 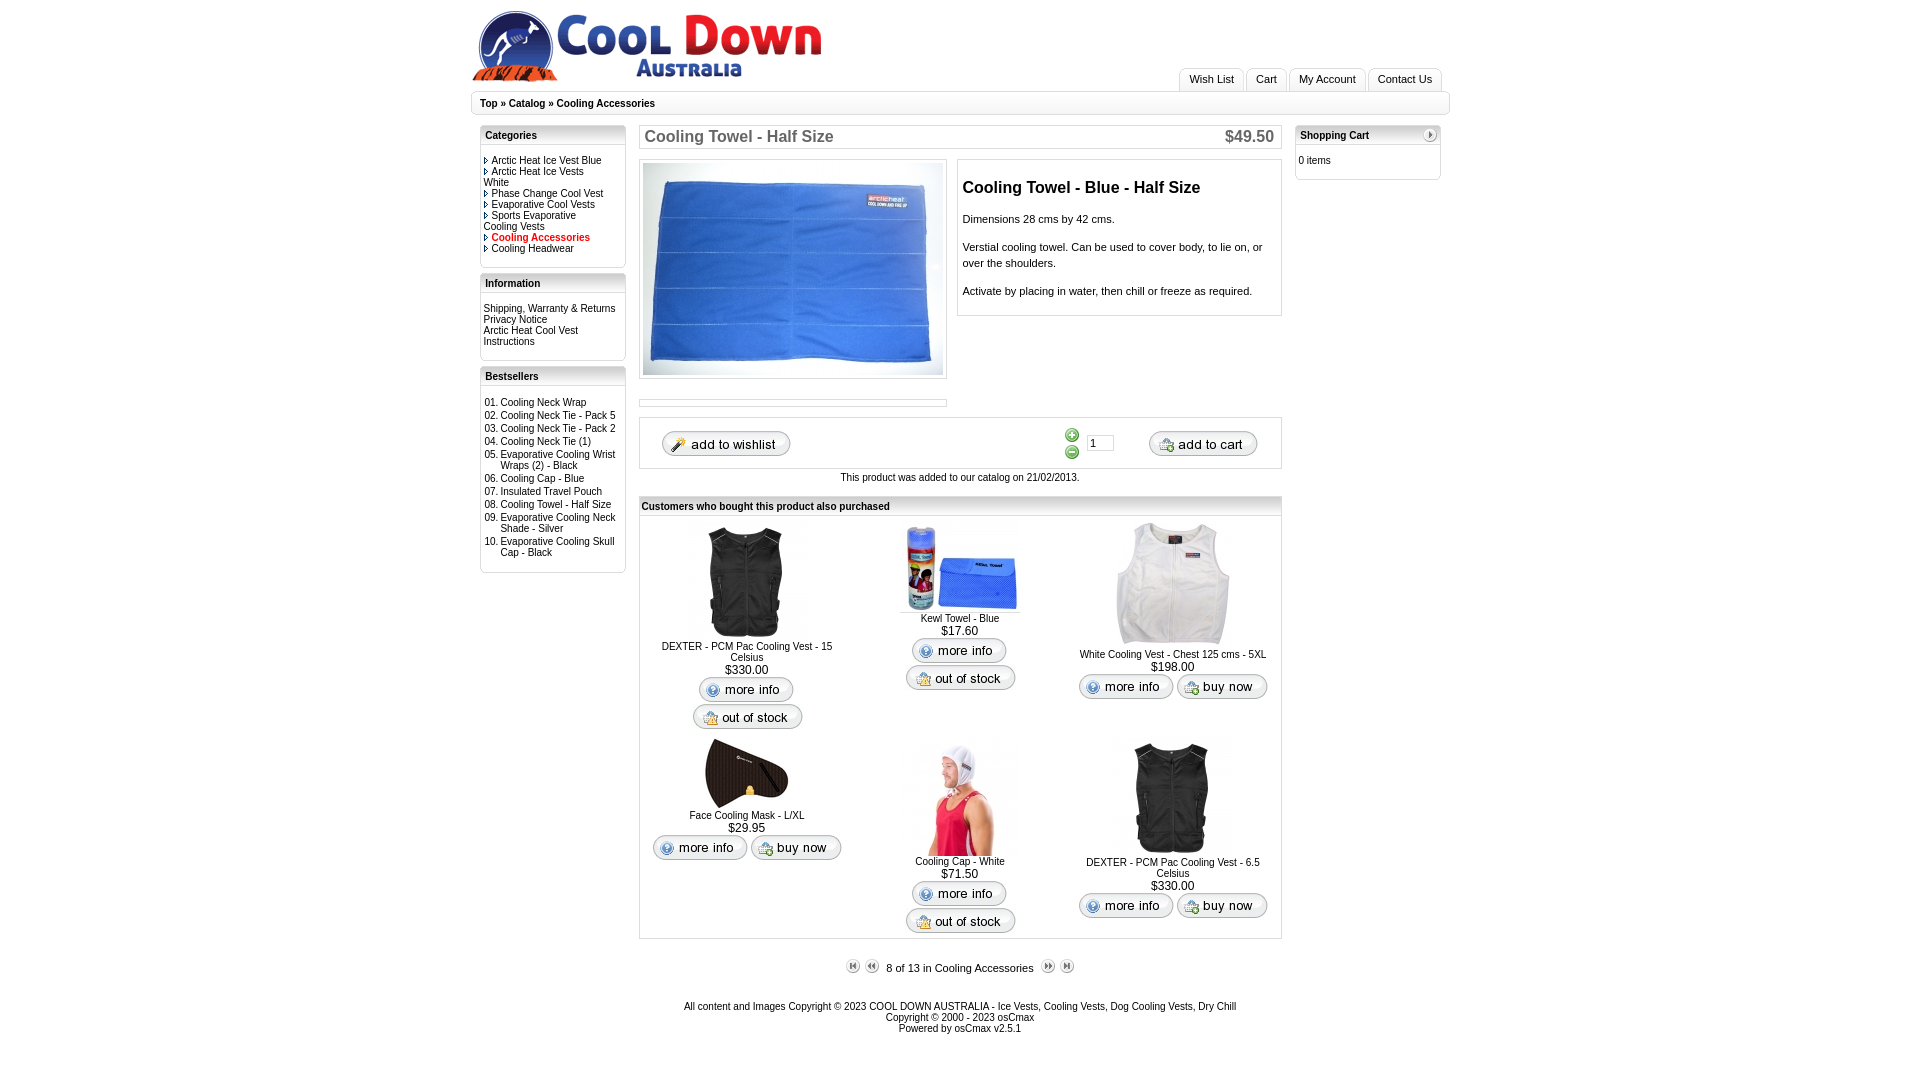 I want to click on 'Privacy Notice', so click(x=515, y=318).